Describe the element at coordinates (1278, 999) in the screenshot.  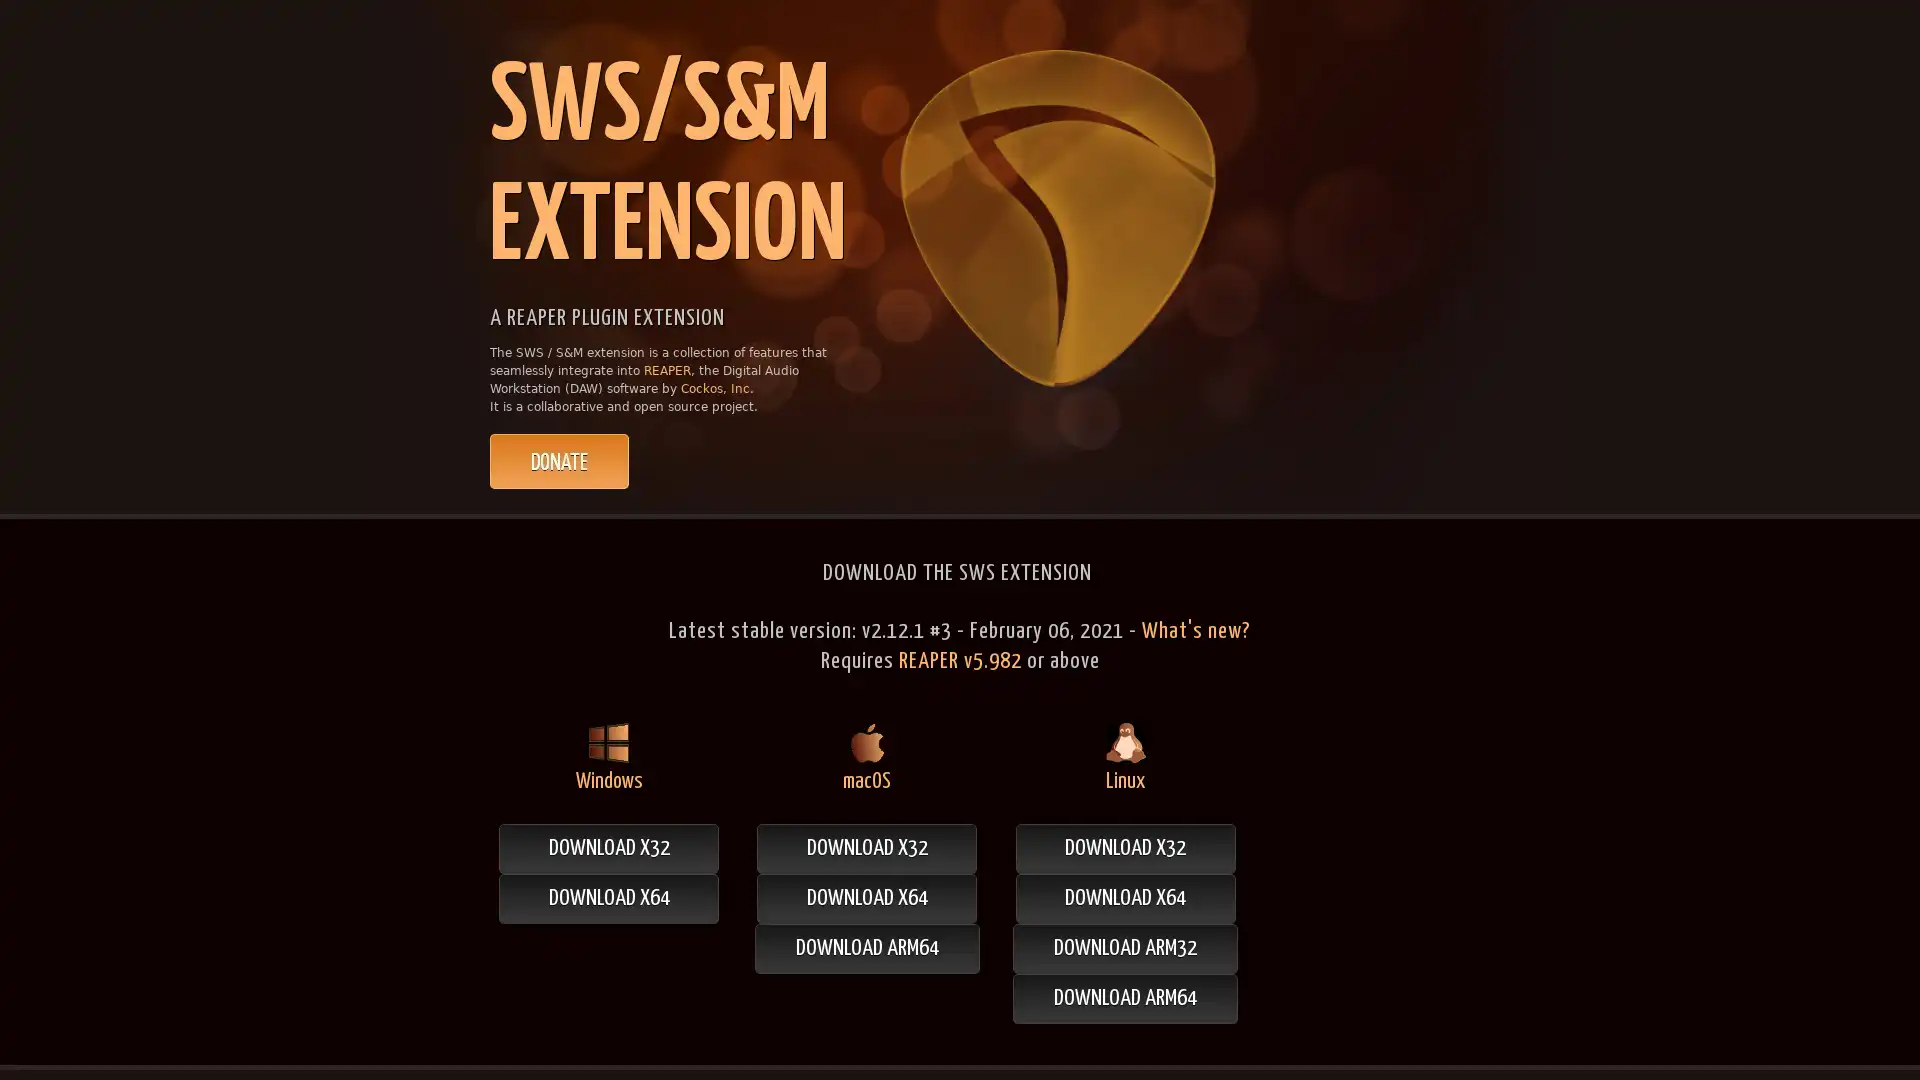
I see `DOWNLOAD ARM64` at that location.